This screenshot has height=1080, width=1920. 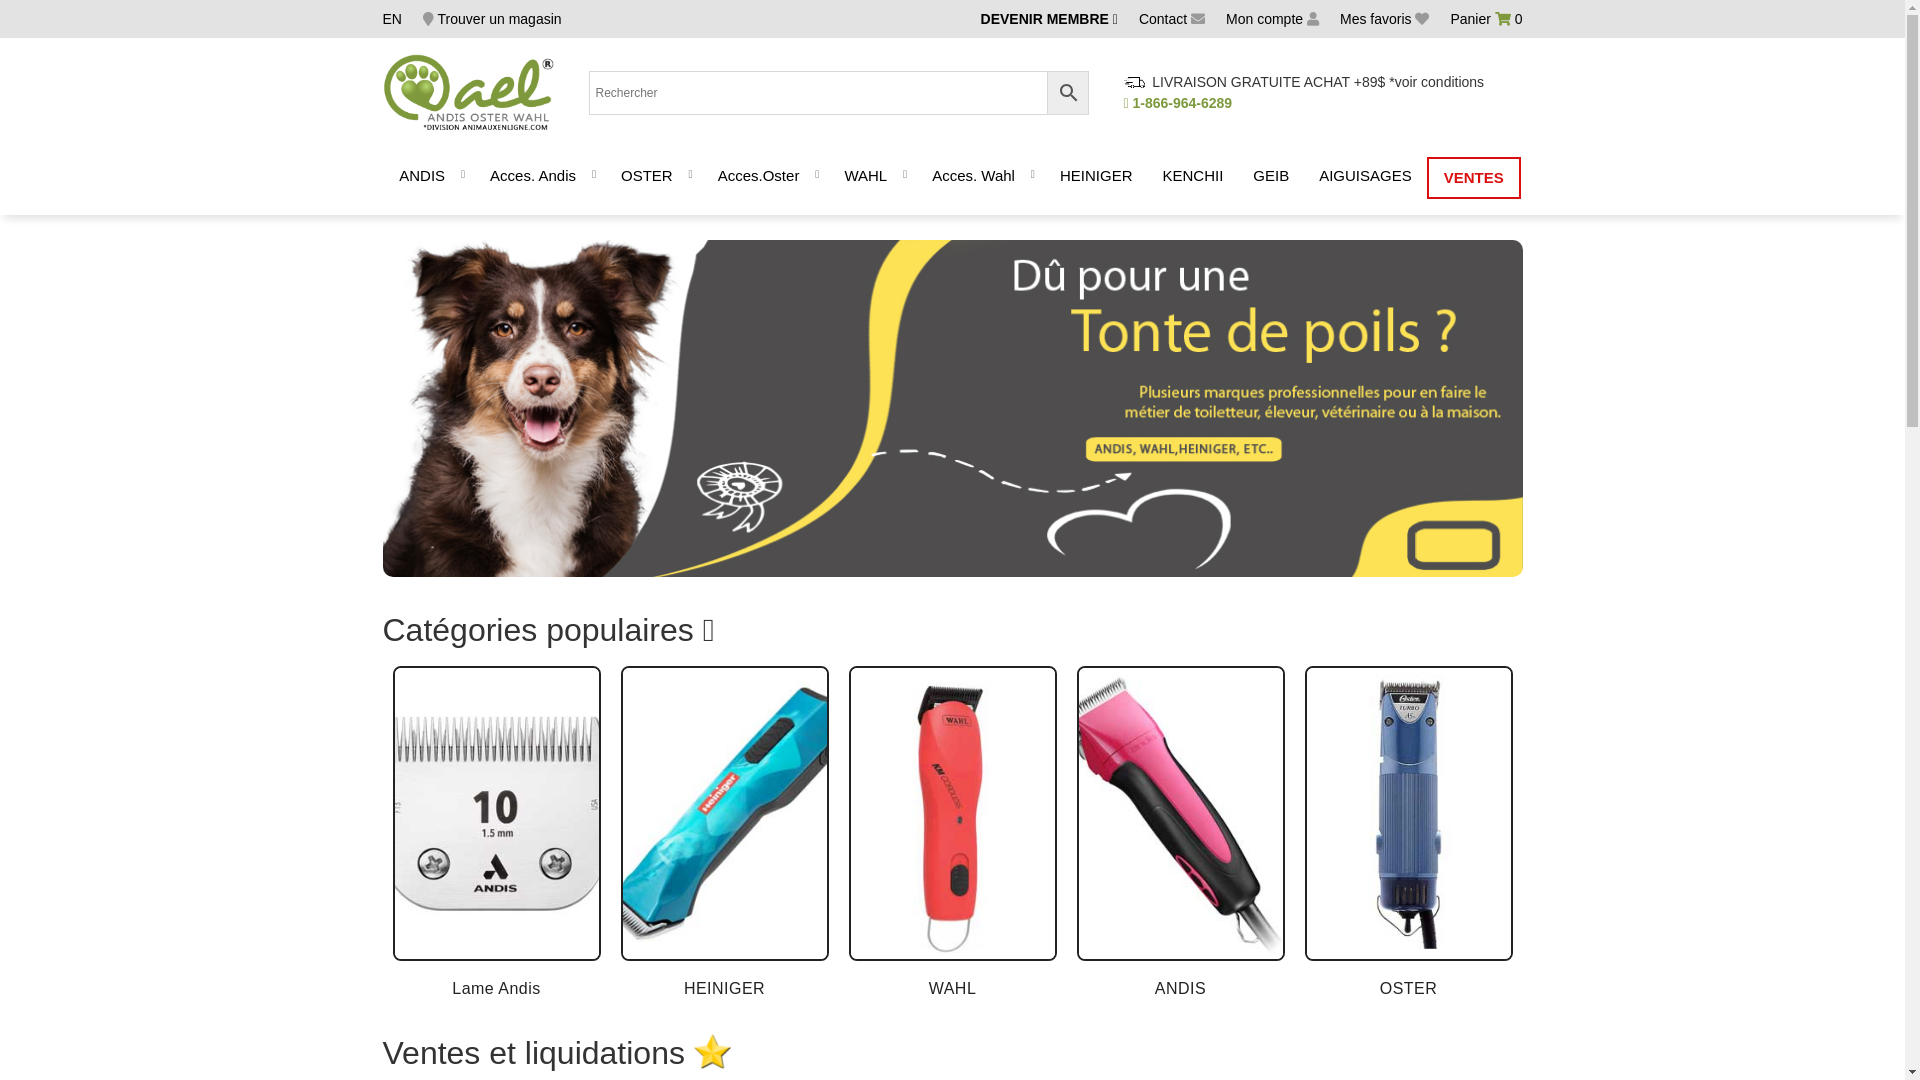 What do you see at coordinates (1224, 19) in the screenshot?
I see `'Mon compte'` at bounding box center [1224, 19].